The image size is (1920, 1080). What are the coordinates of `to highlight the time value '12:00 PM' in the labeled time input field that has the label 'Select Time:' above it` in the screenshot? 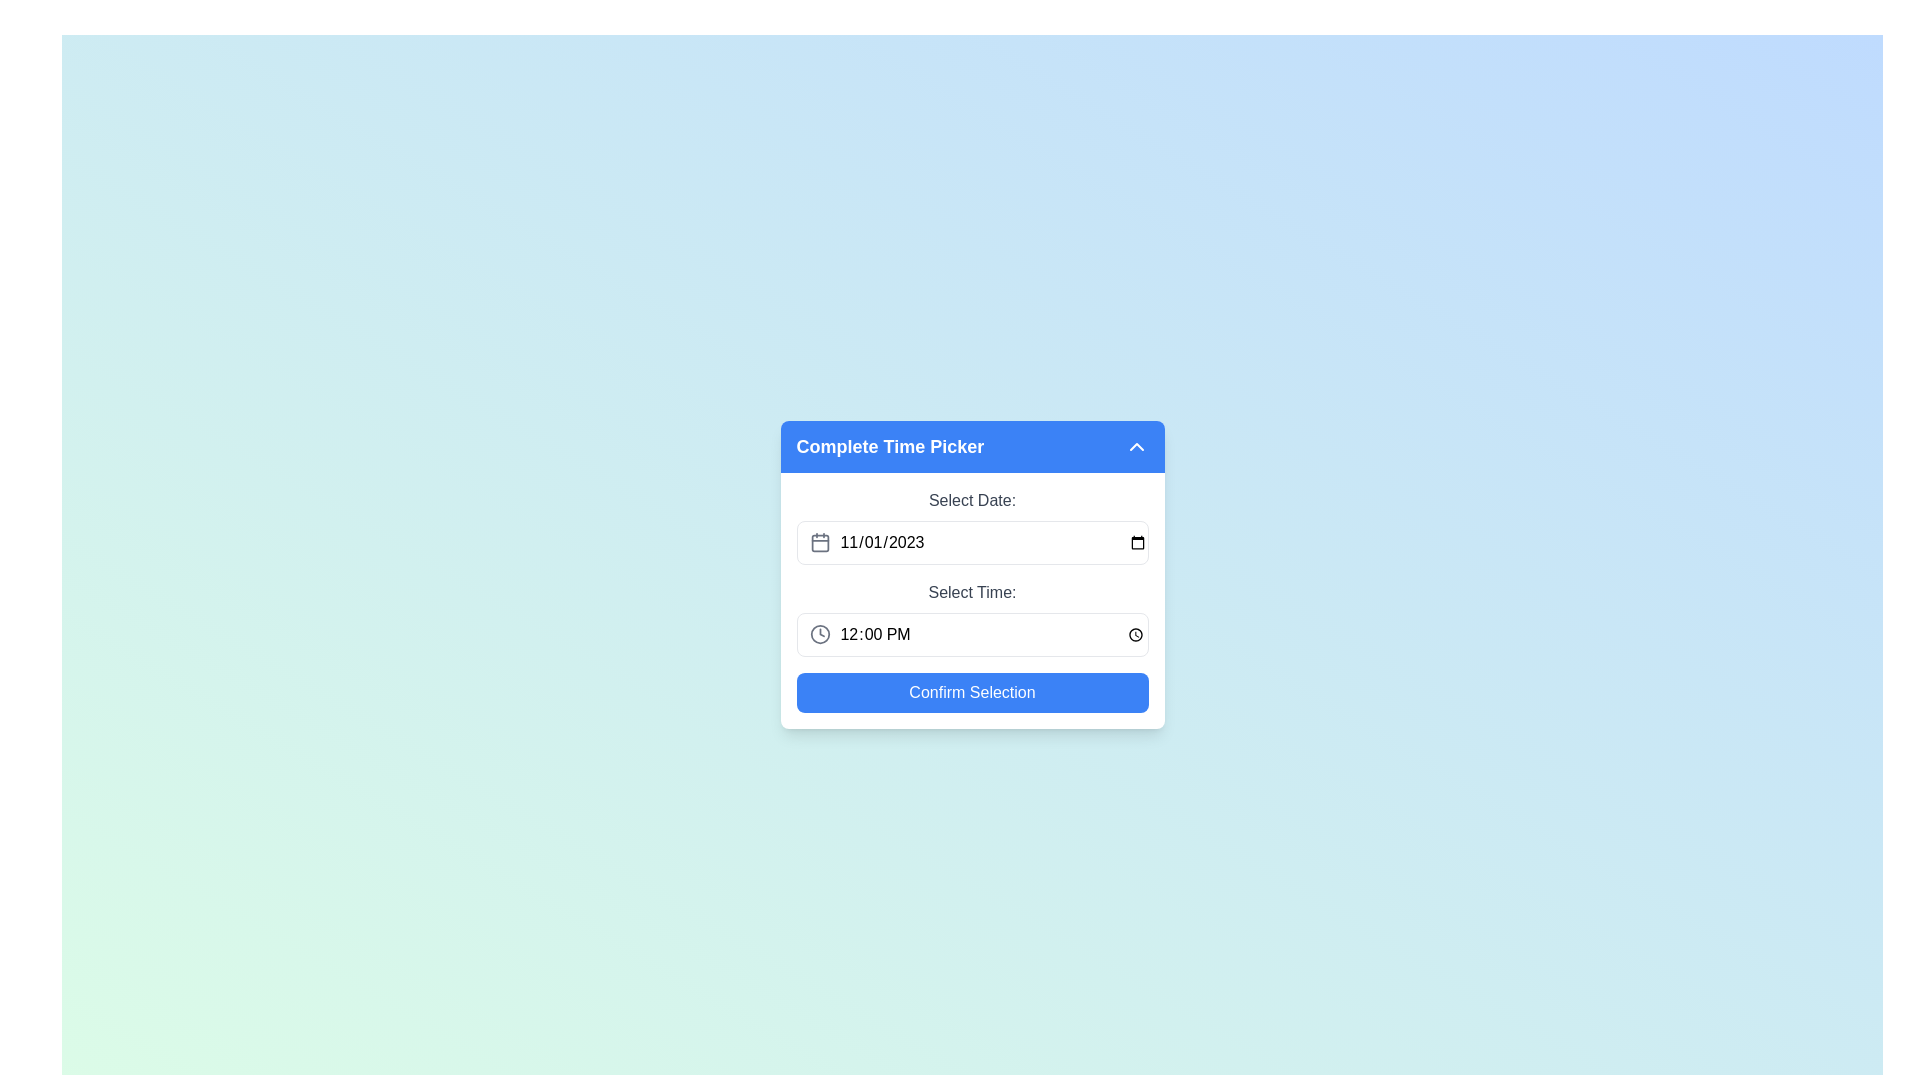 It's located at (972, 617).